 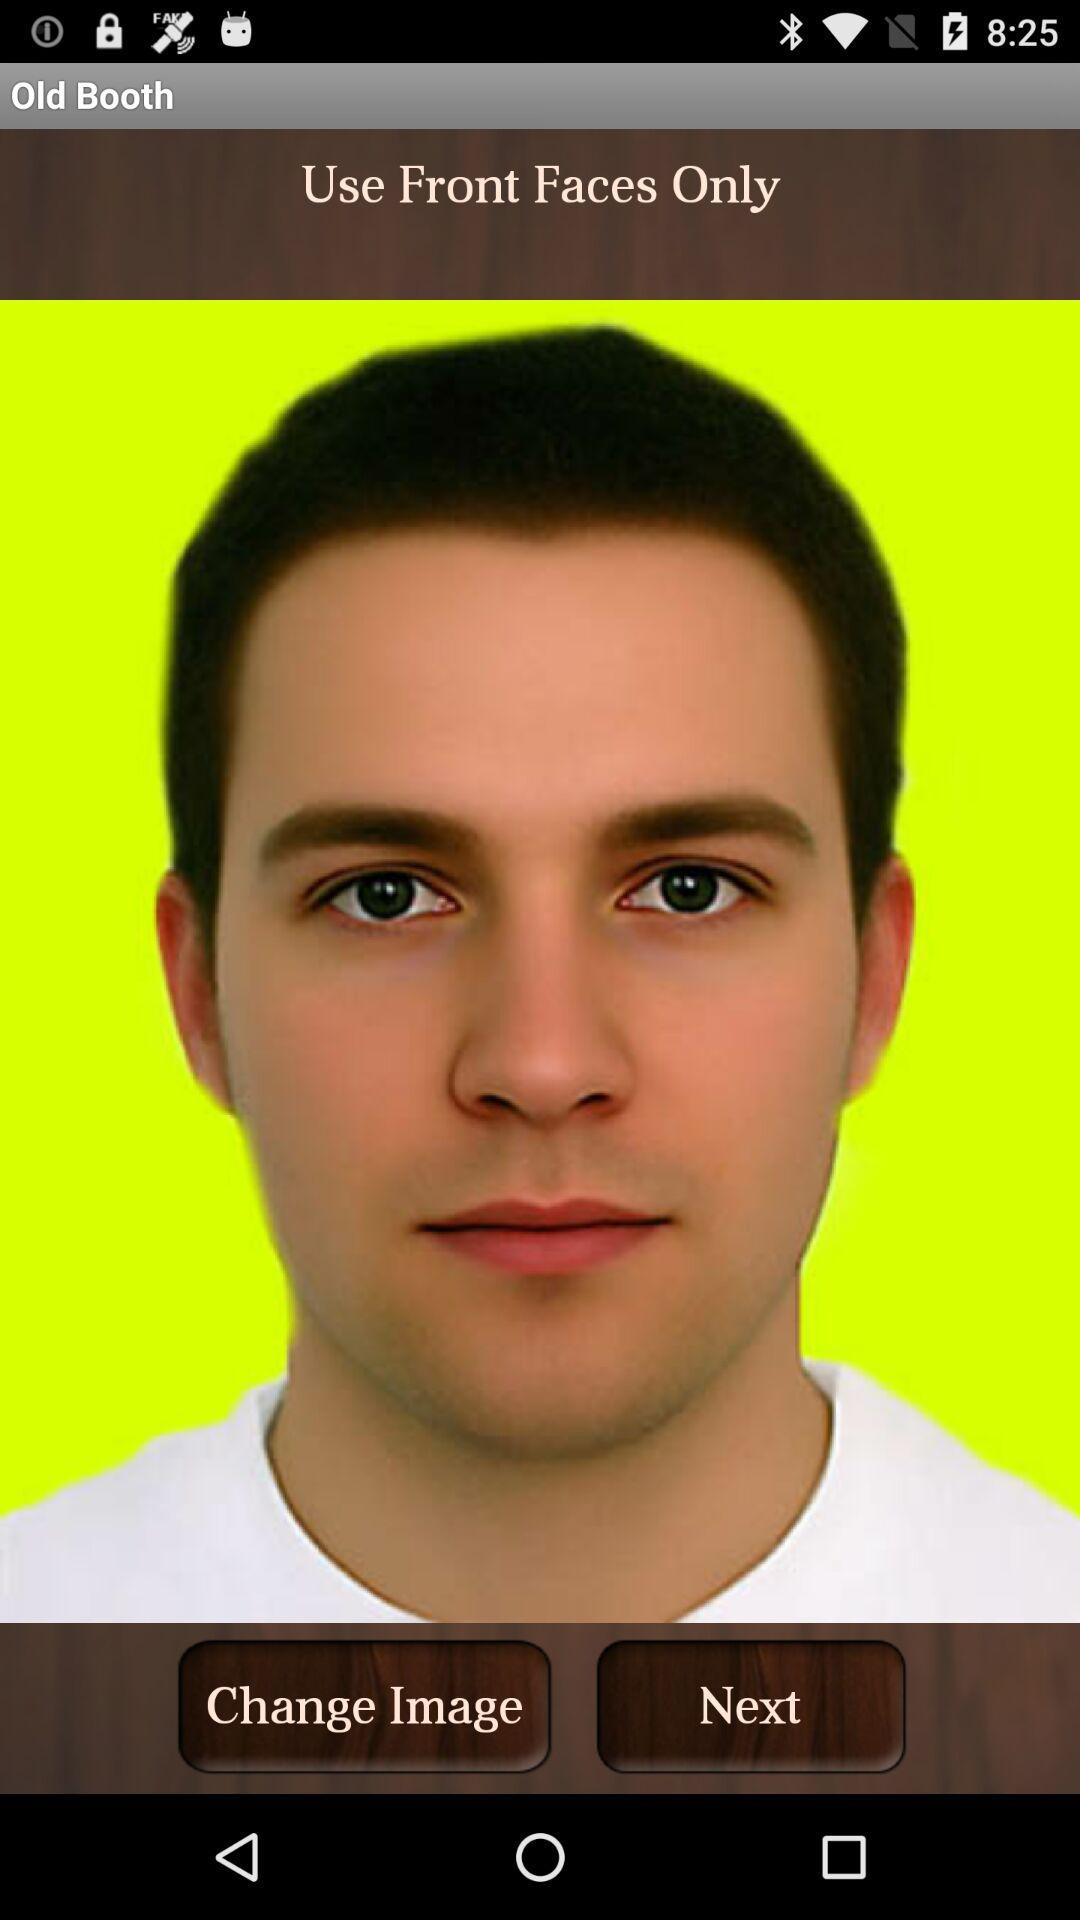 I want to click on item to the right of the change image, so click(x=751, y=1705).